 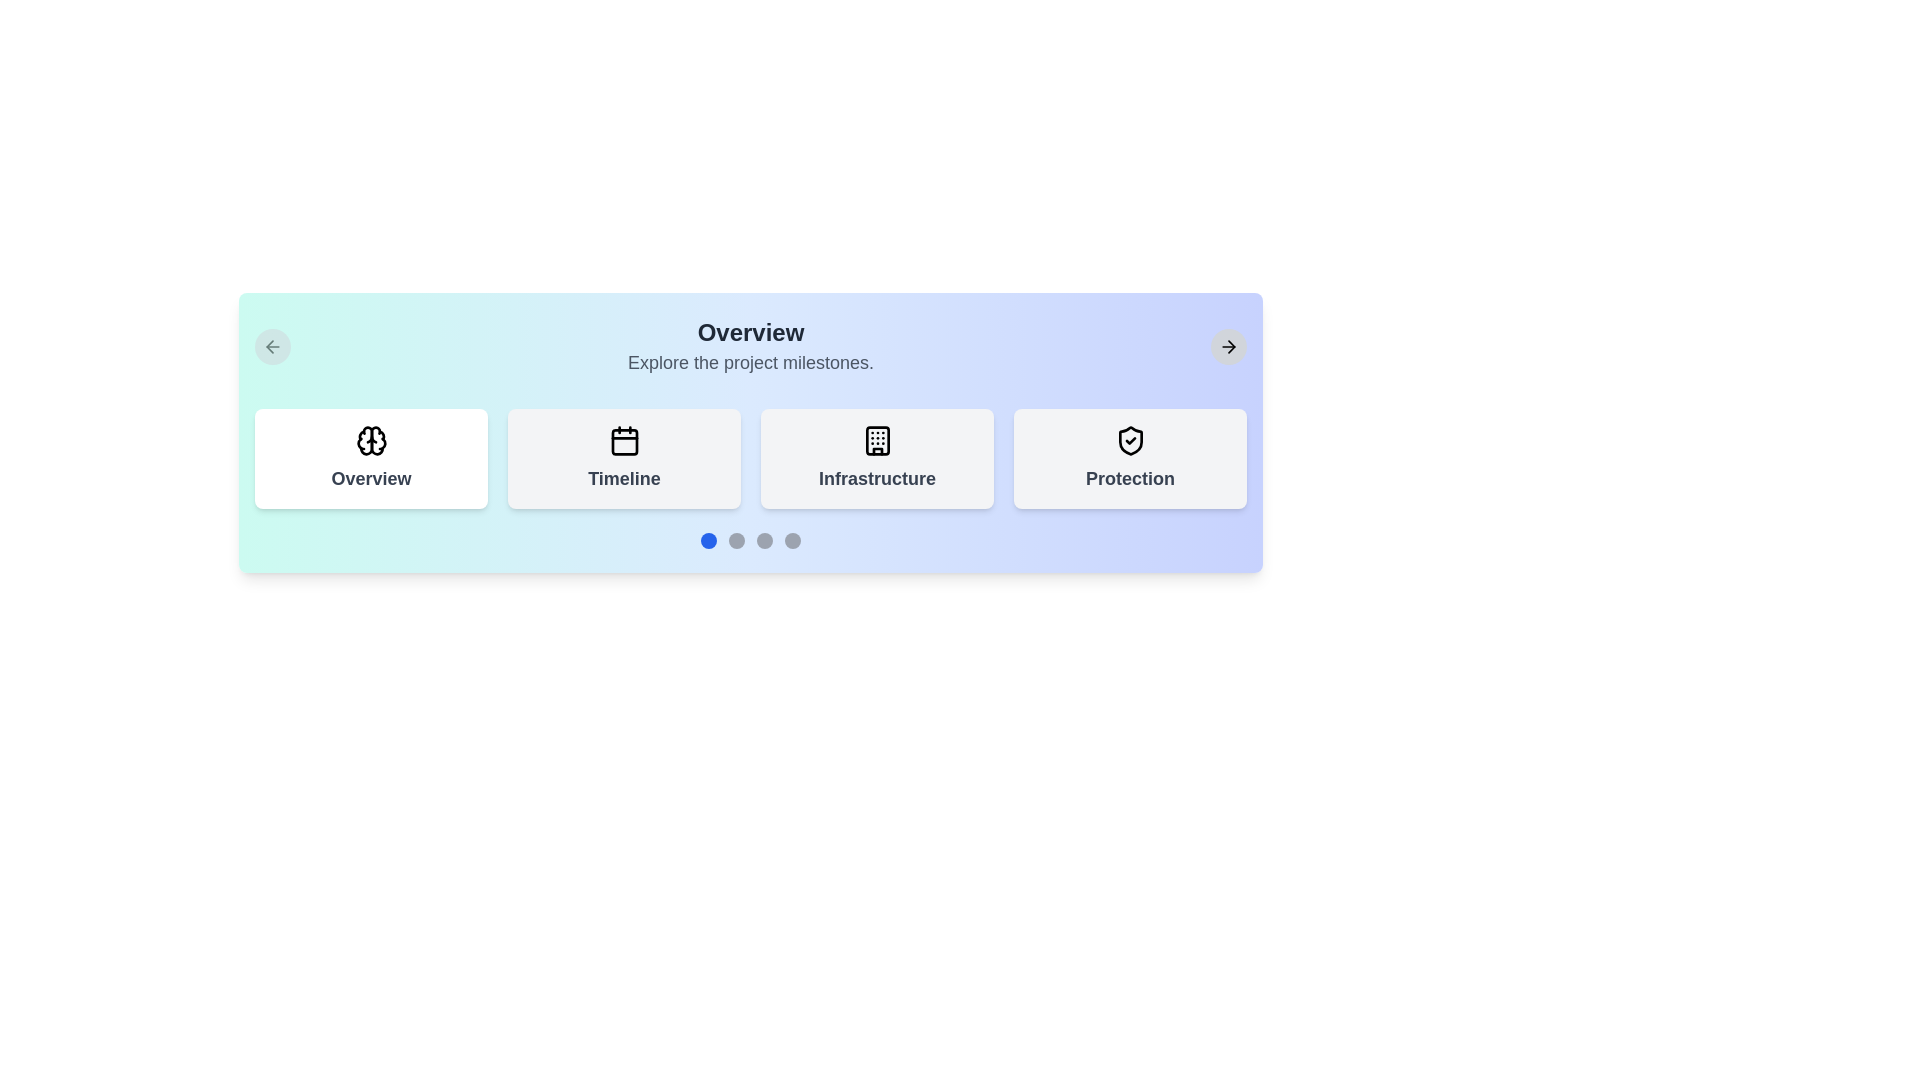 I want to click on the 'Timeline' or 'Calendar' icon, so click(x=623, y=439).